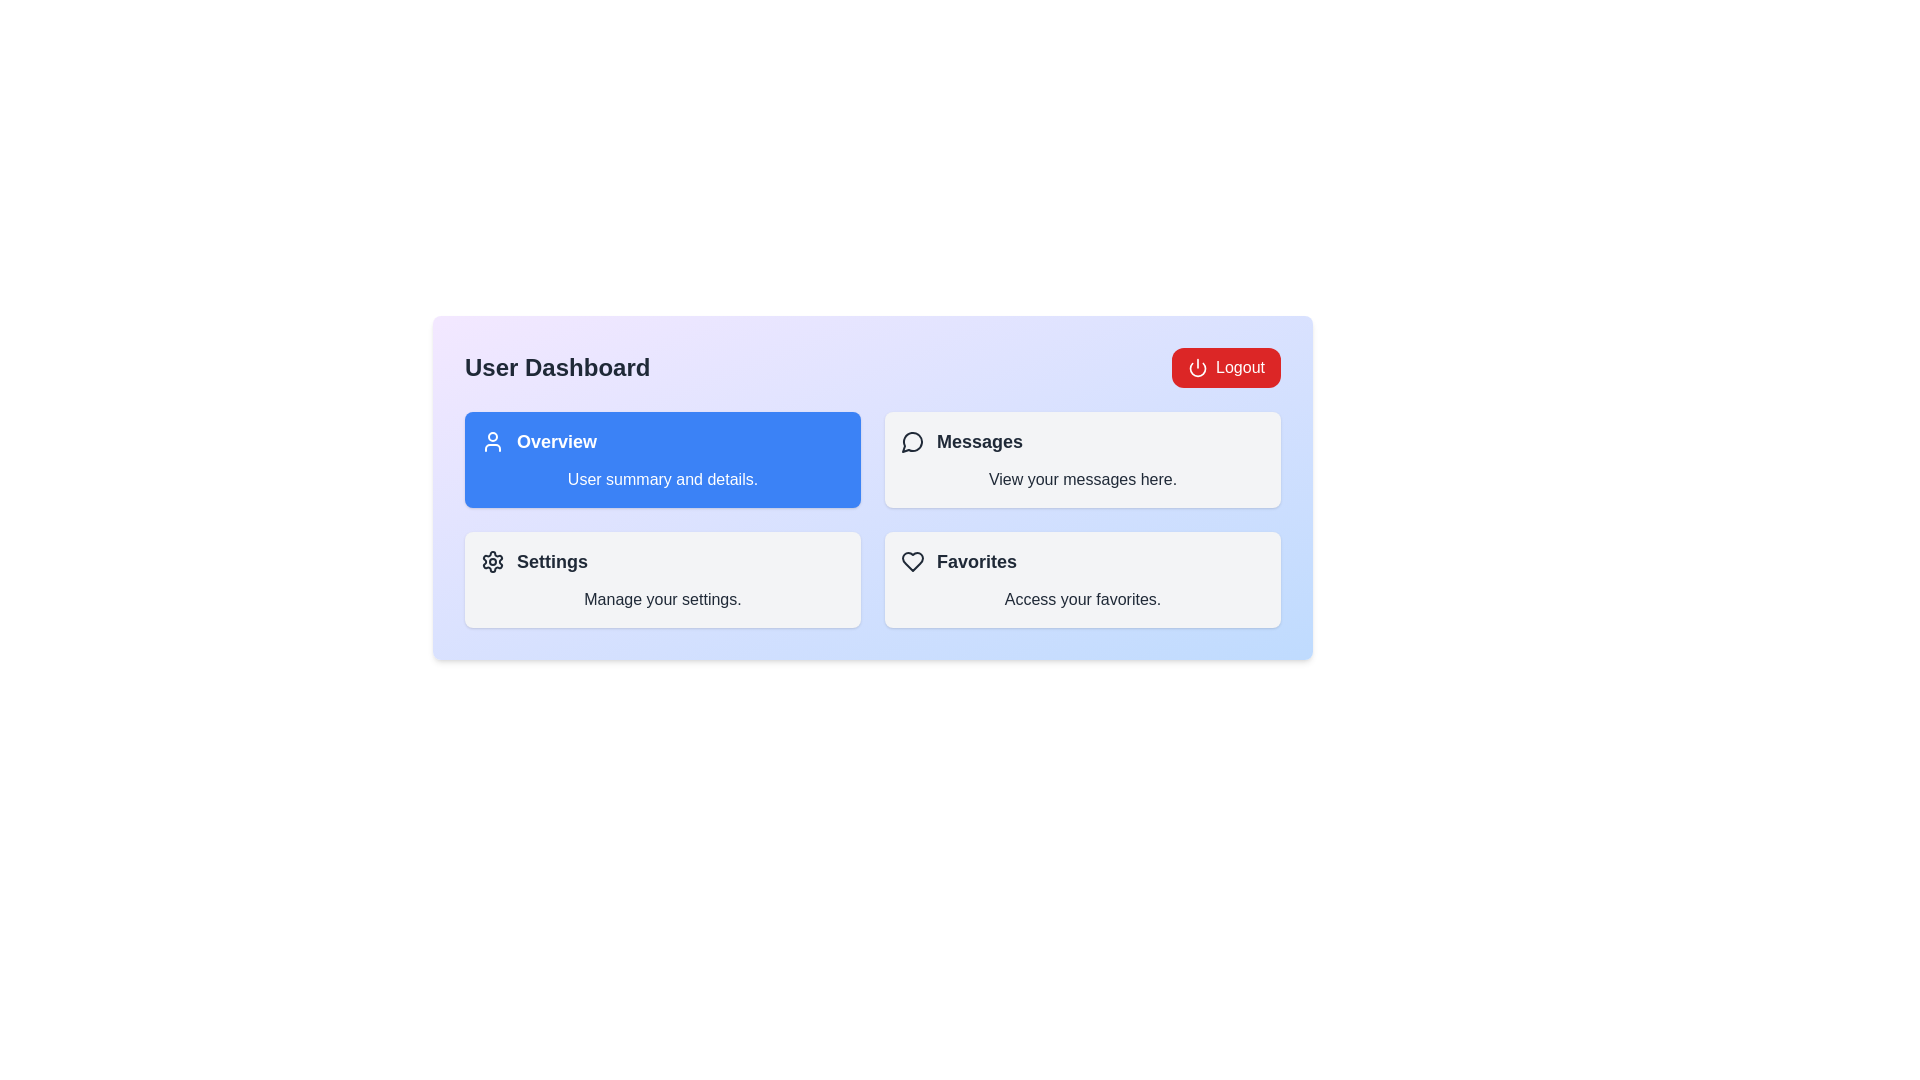 The height and width of the screenshot is (1080, 1920). Describe the element at coordinates (662, 579) in the screenshot. I see `the third settings card located in the lower-left corner of the grid layout` at that location.